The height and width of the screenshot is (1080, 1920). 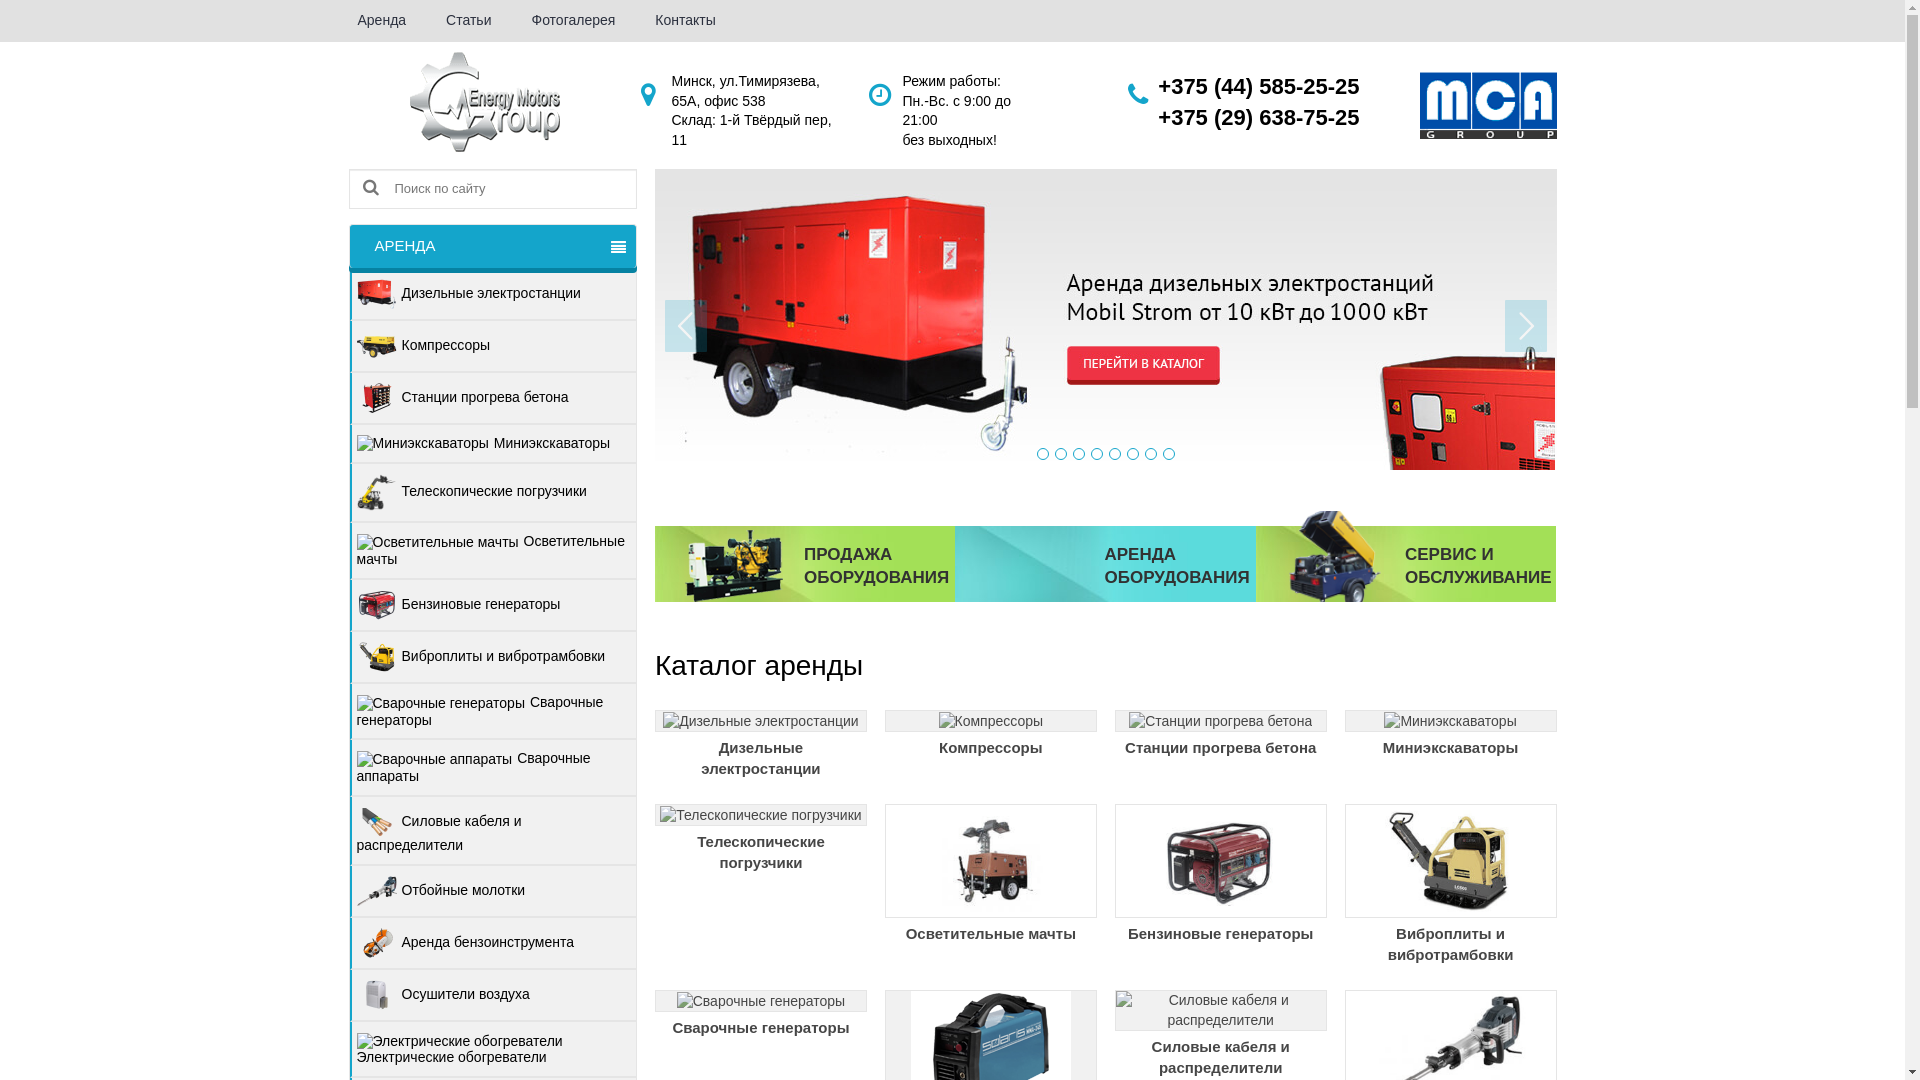 What do you see at coordinates (1157, 117) in the screenshot?
I see `'+375 (29) 638-75-25'` at bounding box center [1157, 117].